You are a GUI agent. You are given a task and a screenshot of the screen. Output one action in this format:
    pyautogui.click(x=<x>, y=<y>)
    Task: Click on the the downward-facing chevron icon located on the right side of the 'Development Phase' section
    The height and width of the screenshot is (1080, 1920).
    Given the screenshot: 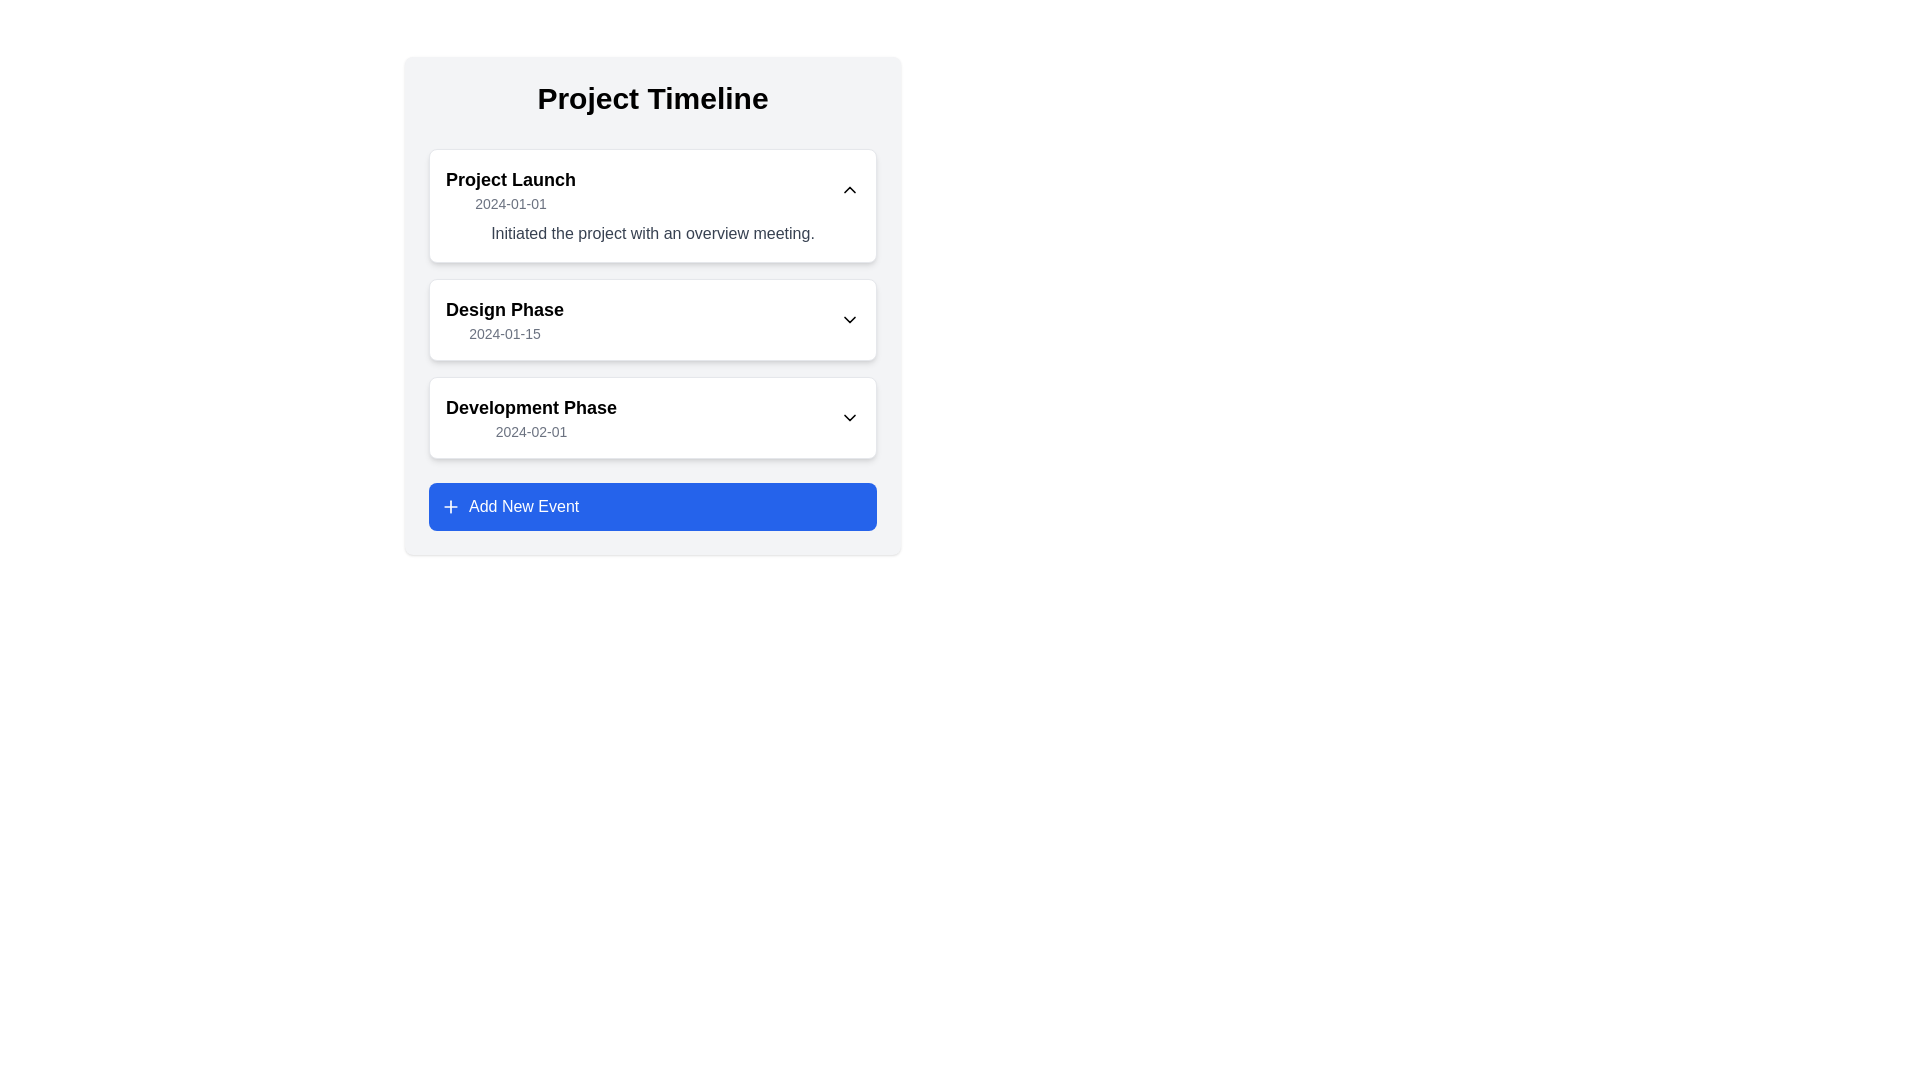 What is the action you would take?
    pyautogui.click(x=849, y=416)
    